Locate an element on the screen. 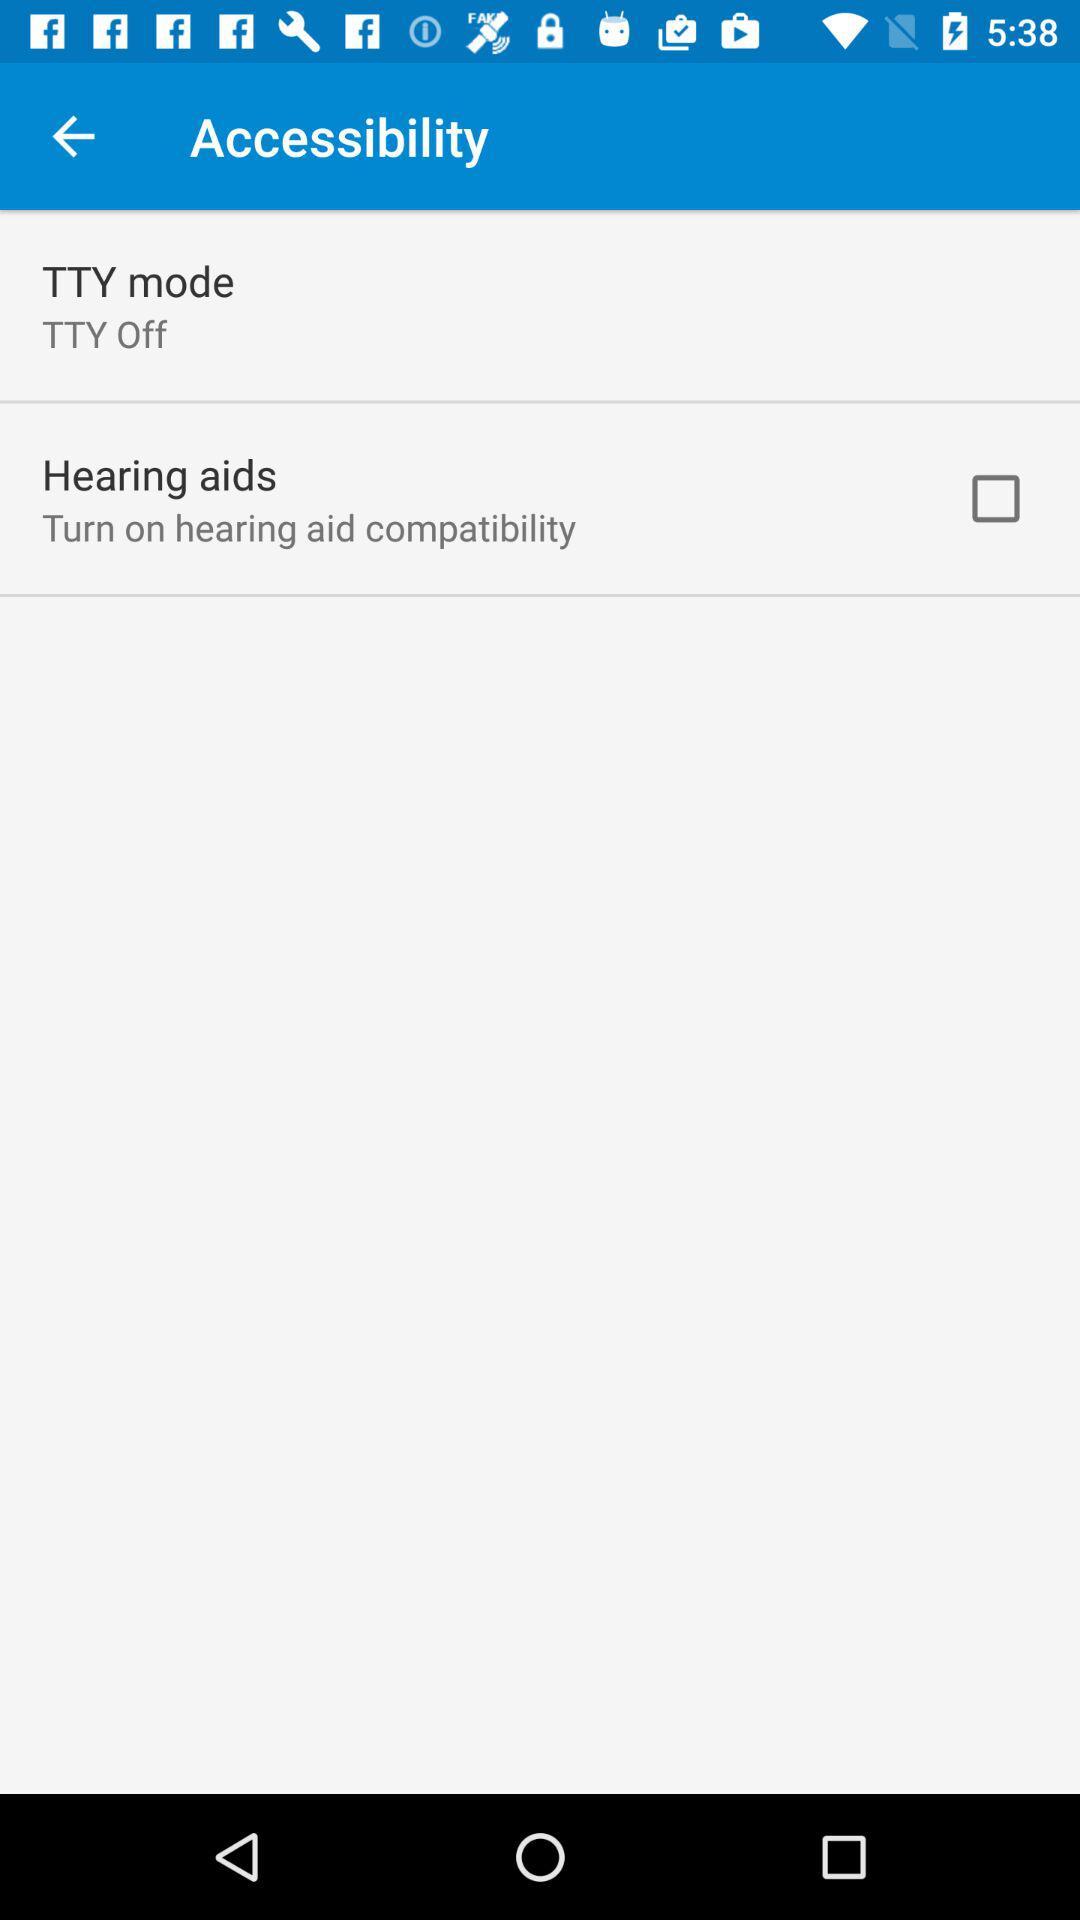 The width and height of the screenshot is (1080, 1920). hearing aids is located at coordinates (158, 473).